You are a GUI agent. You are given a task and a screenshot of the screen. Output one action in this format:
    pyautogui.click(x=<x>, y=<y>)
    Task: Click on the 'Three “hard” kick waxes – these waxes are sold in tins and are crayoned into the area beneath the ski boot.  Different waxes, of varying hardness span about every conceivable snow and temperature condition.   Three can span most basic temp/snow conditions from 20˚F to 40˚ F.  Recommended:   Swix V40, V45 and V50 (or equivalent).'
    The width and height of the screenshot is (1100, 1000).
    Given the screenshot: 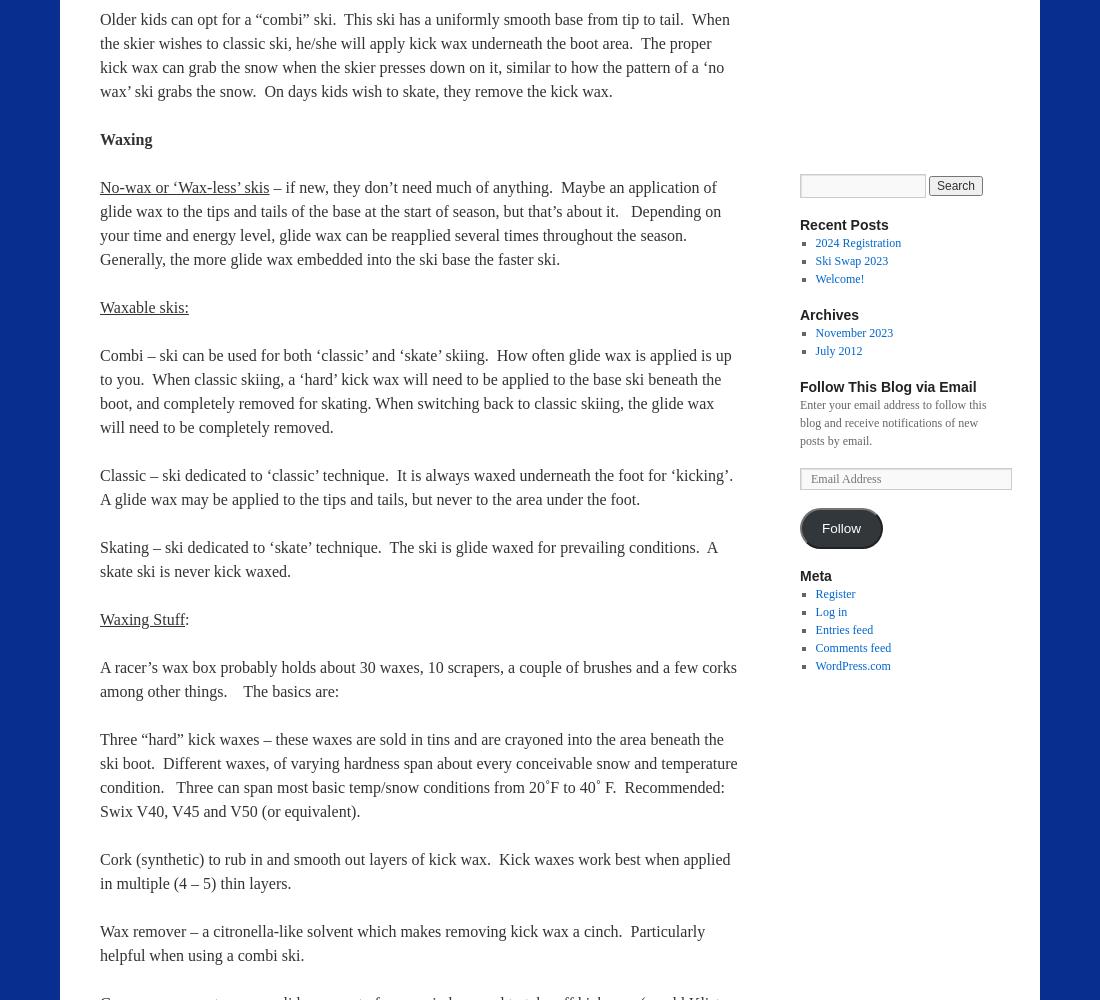 What is the action you would take?
    pyautogui.click(x=417, y=775)
    